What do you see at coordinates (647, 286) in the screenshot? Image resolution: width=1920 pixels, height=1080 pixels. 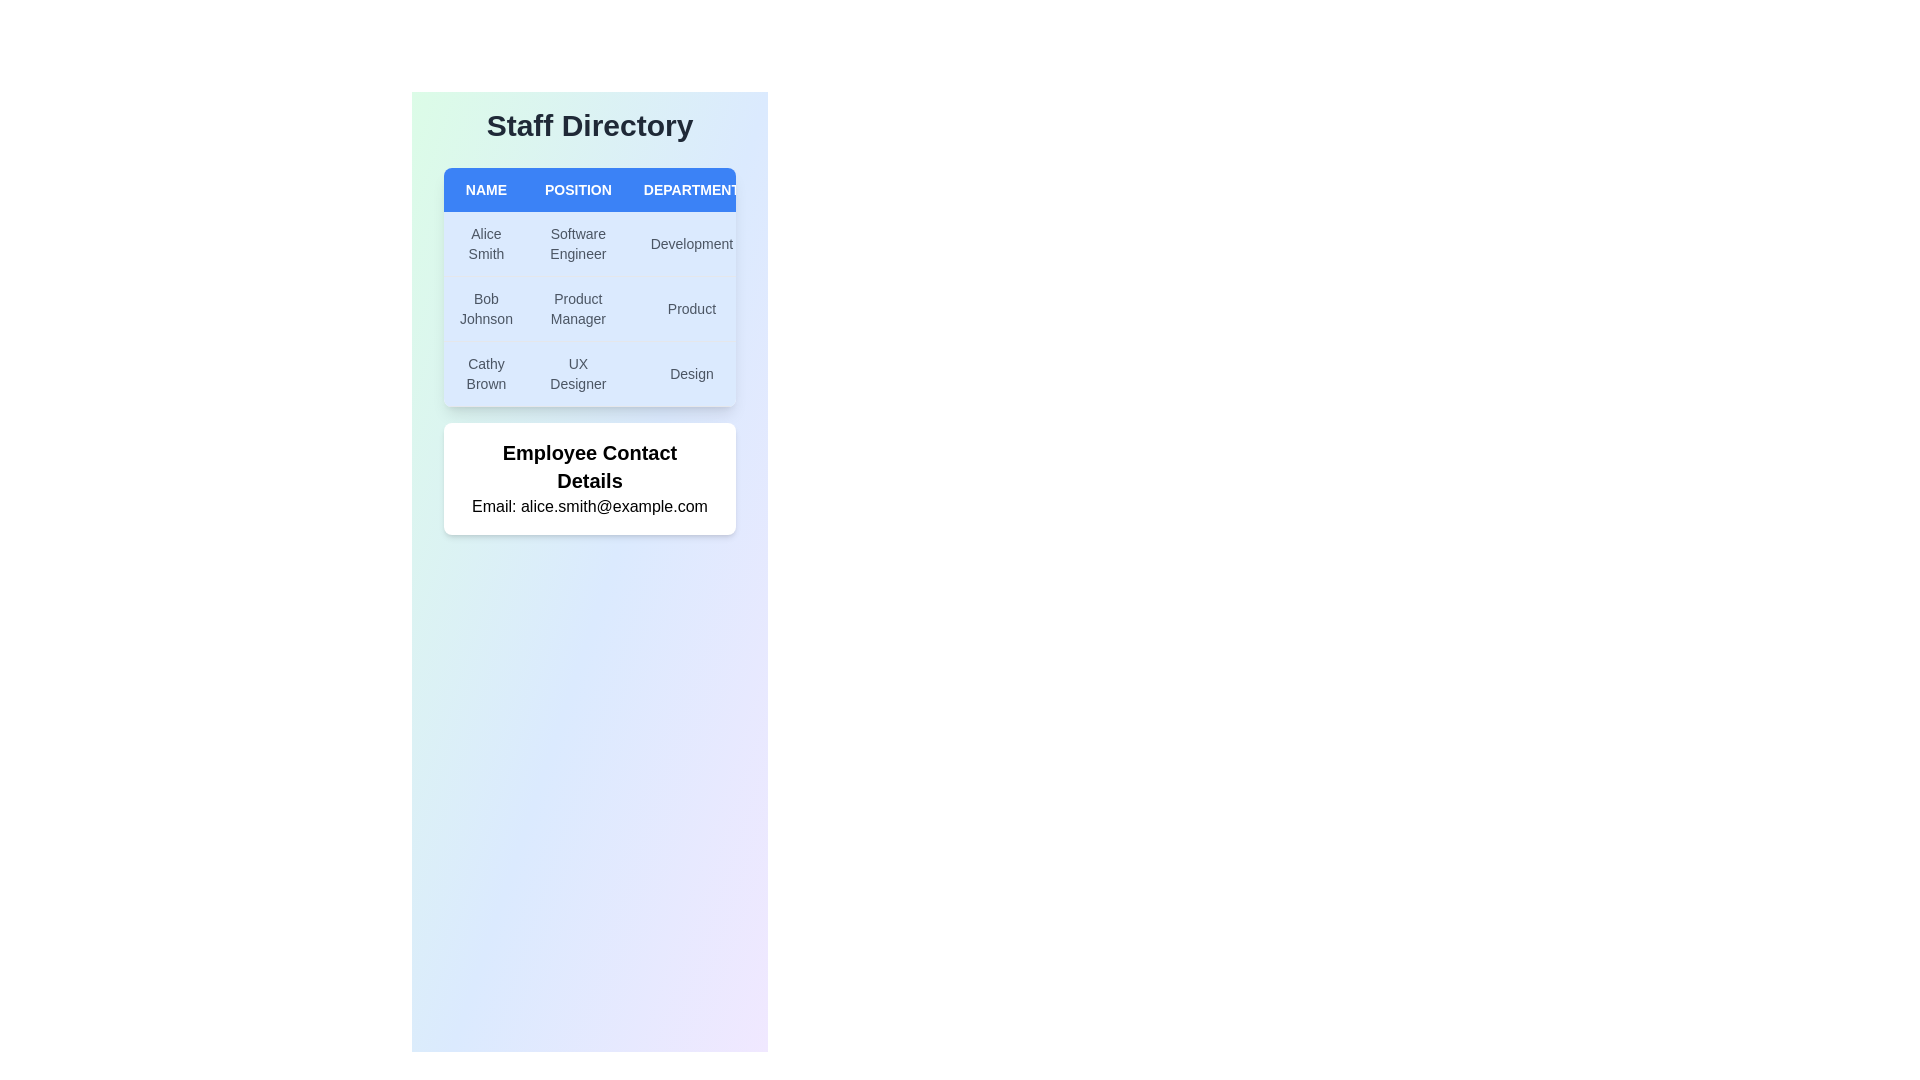 I see `the second row of the table that displays information about an individual staff member, including their name, position, and department` at bounding box center [647, 286].